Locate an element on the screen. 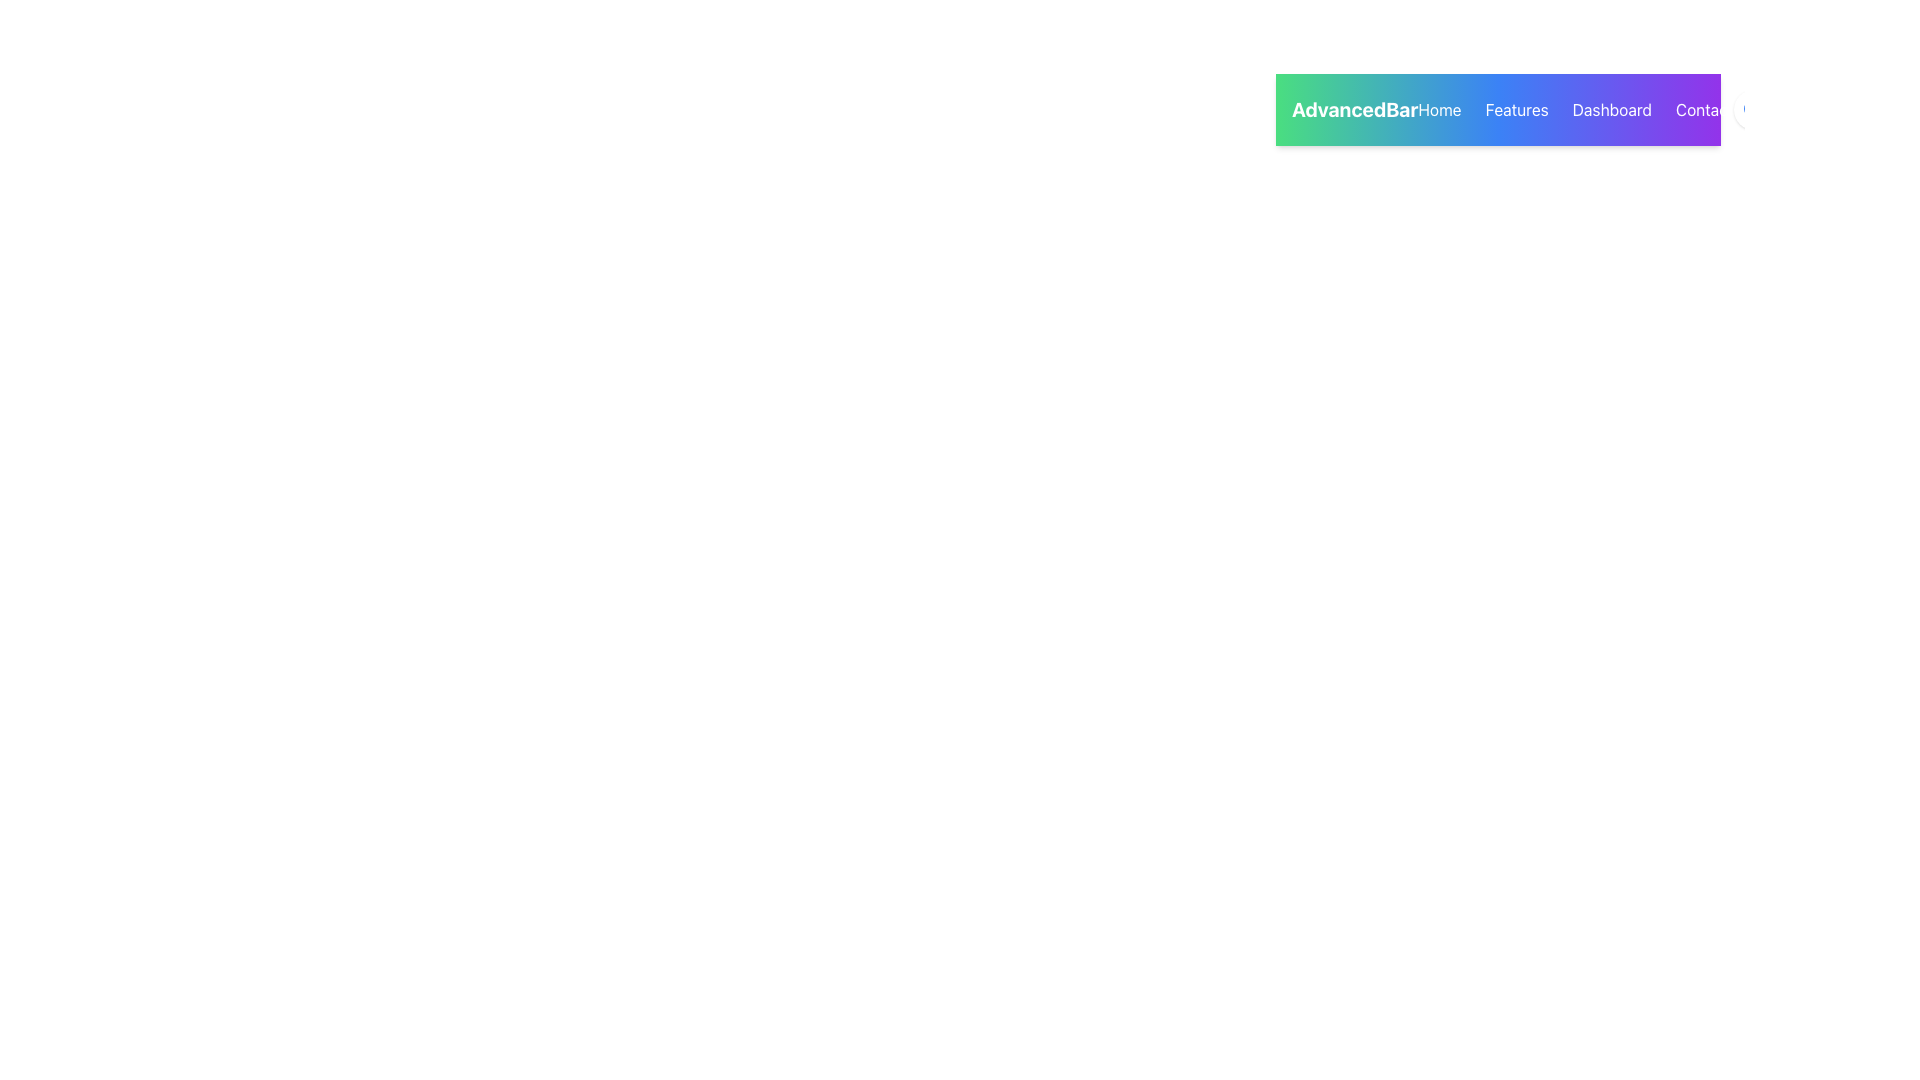 The height and width of the screenshot is (1080, 1920). the 'Dashboard' text link in the navigation bar is located at coordinates (1612, 110).